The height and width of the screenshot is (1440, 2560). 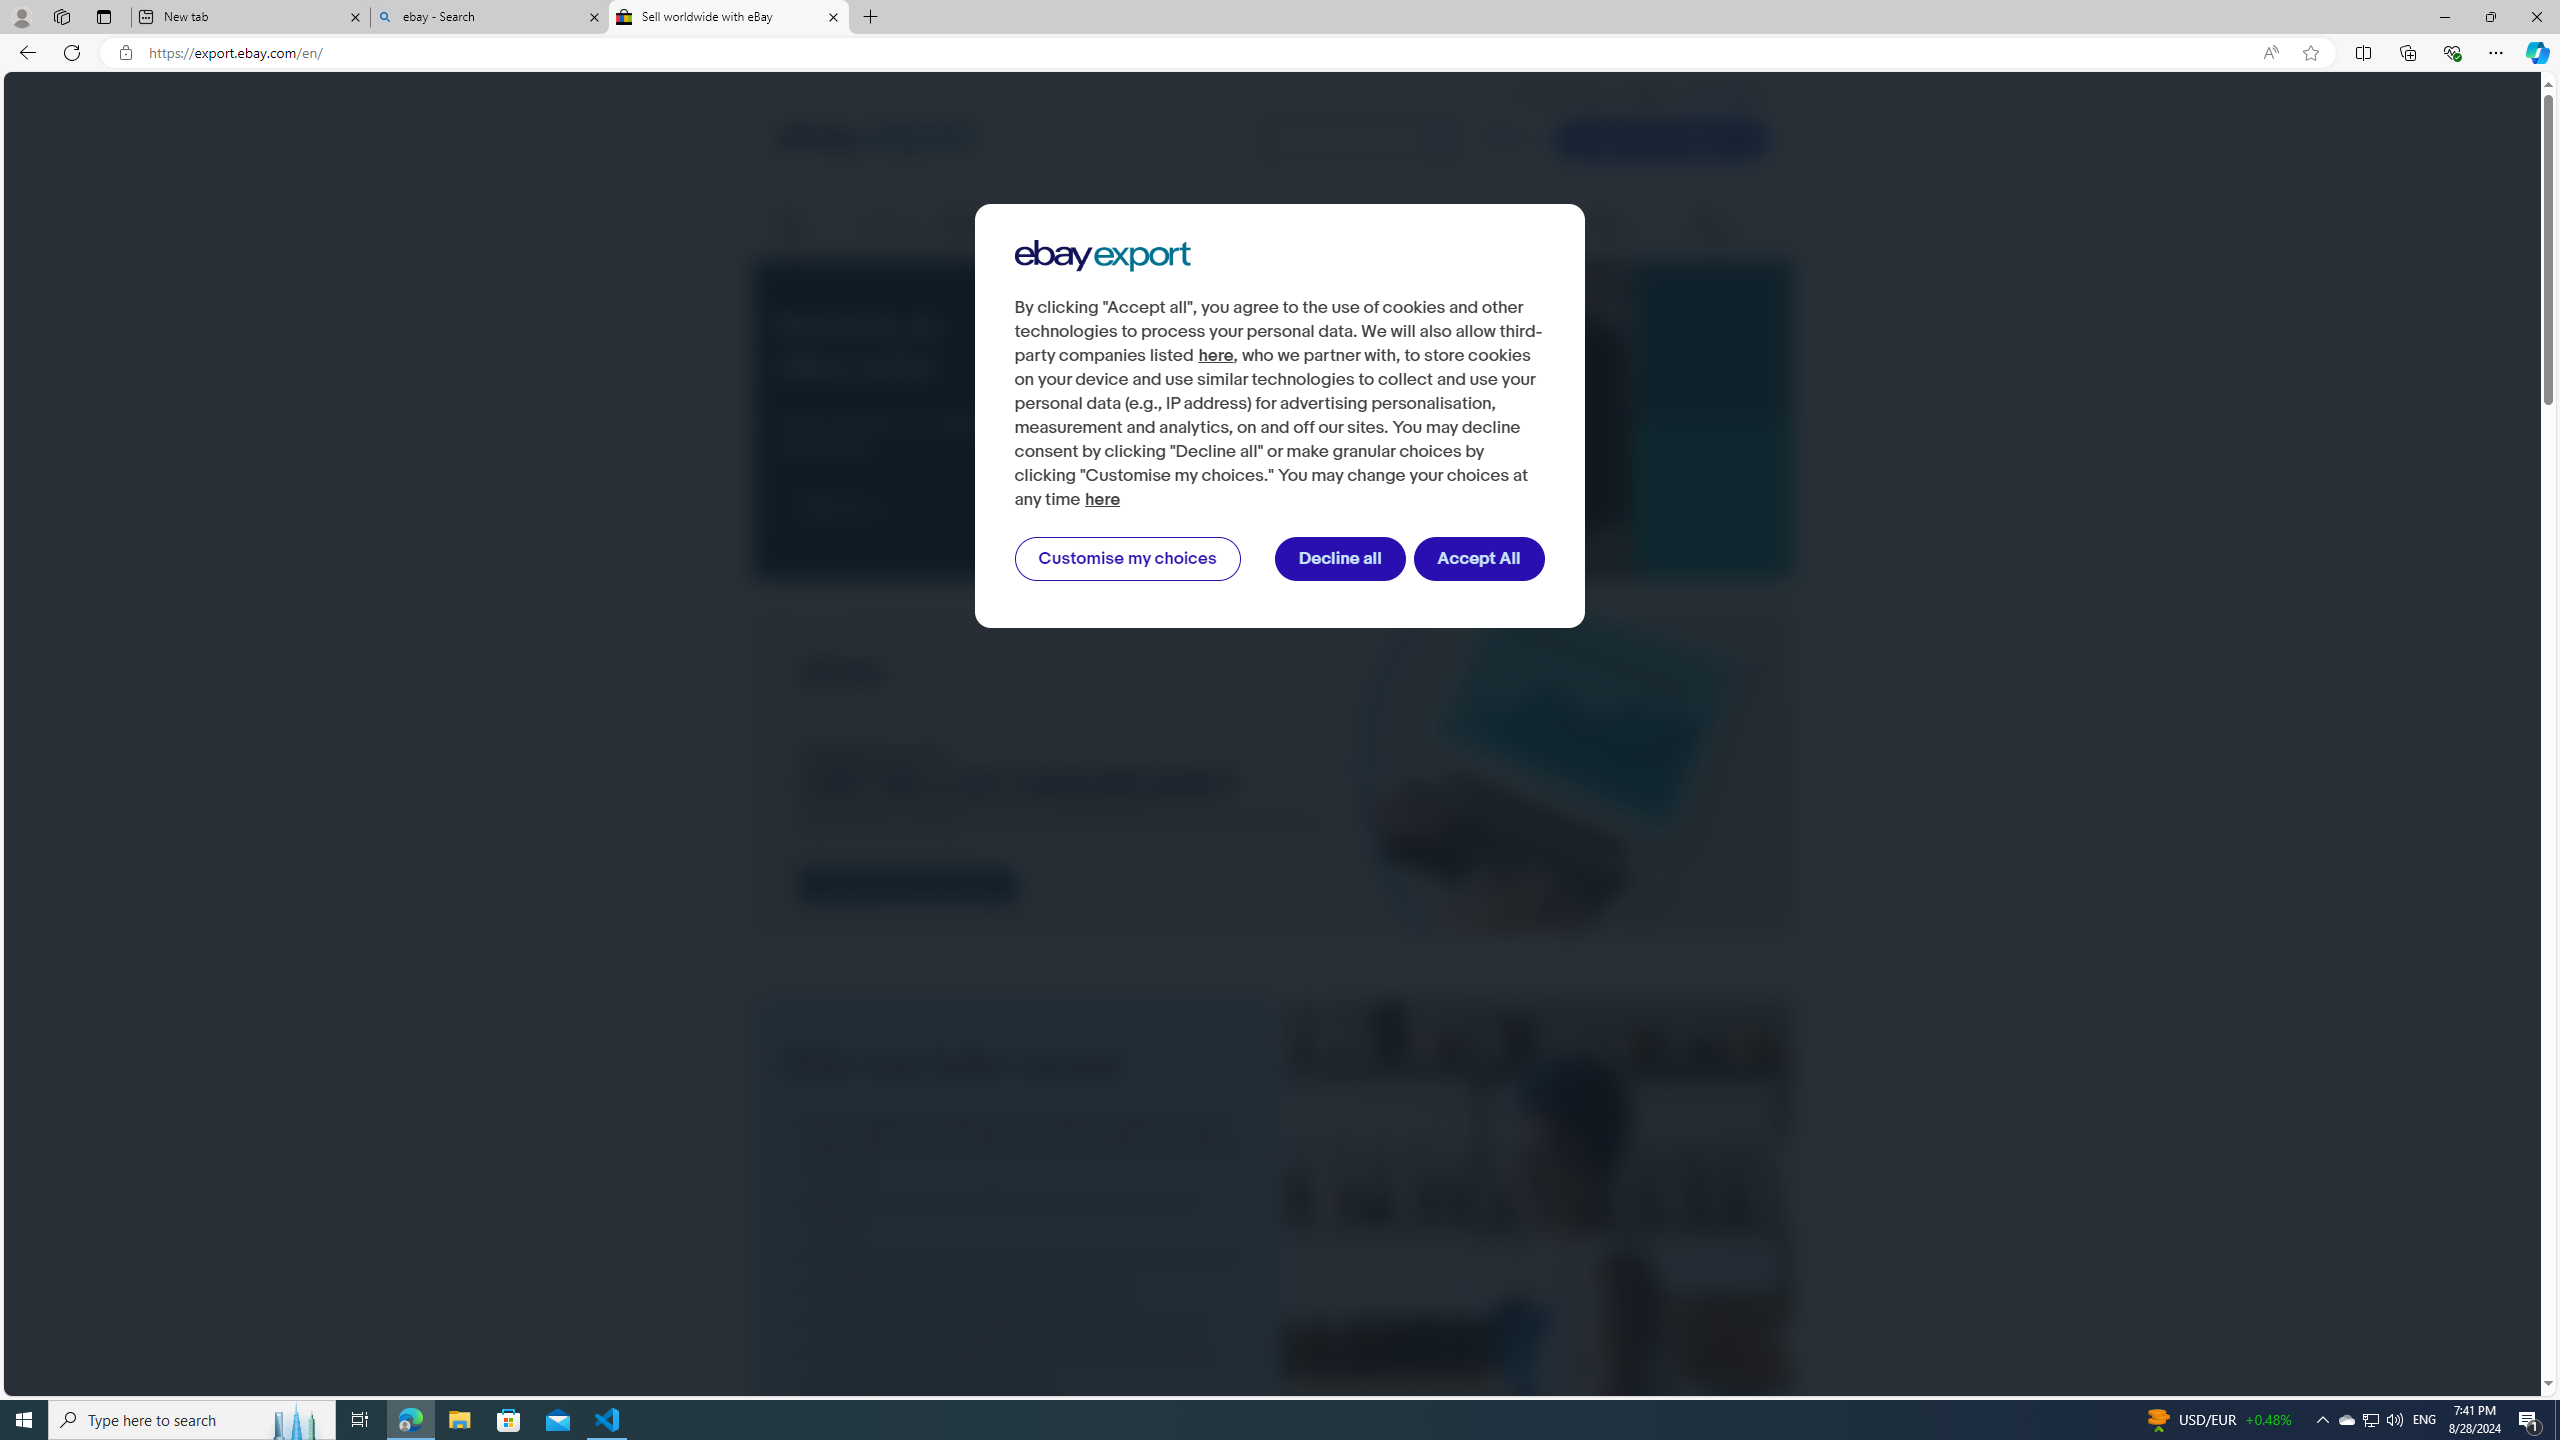 What do you see at coordinates (1761, 95) in the screenshot?
I see `'Class: header__toplink-icon'` at bounding box center [1761, 95].